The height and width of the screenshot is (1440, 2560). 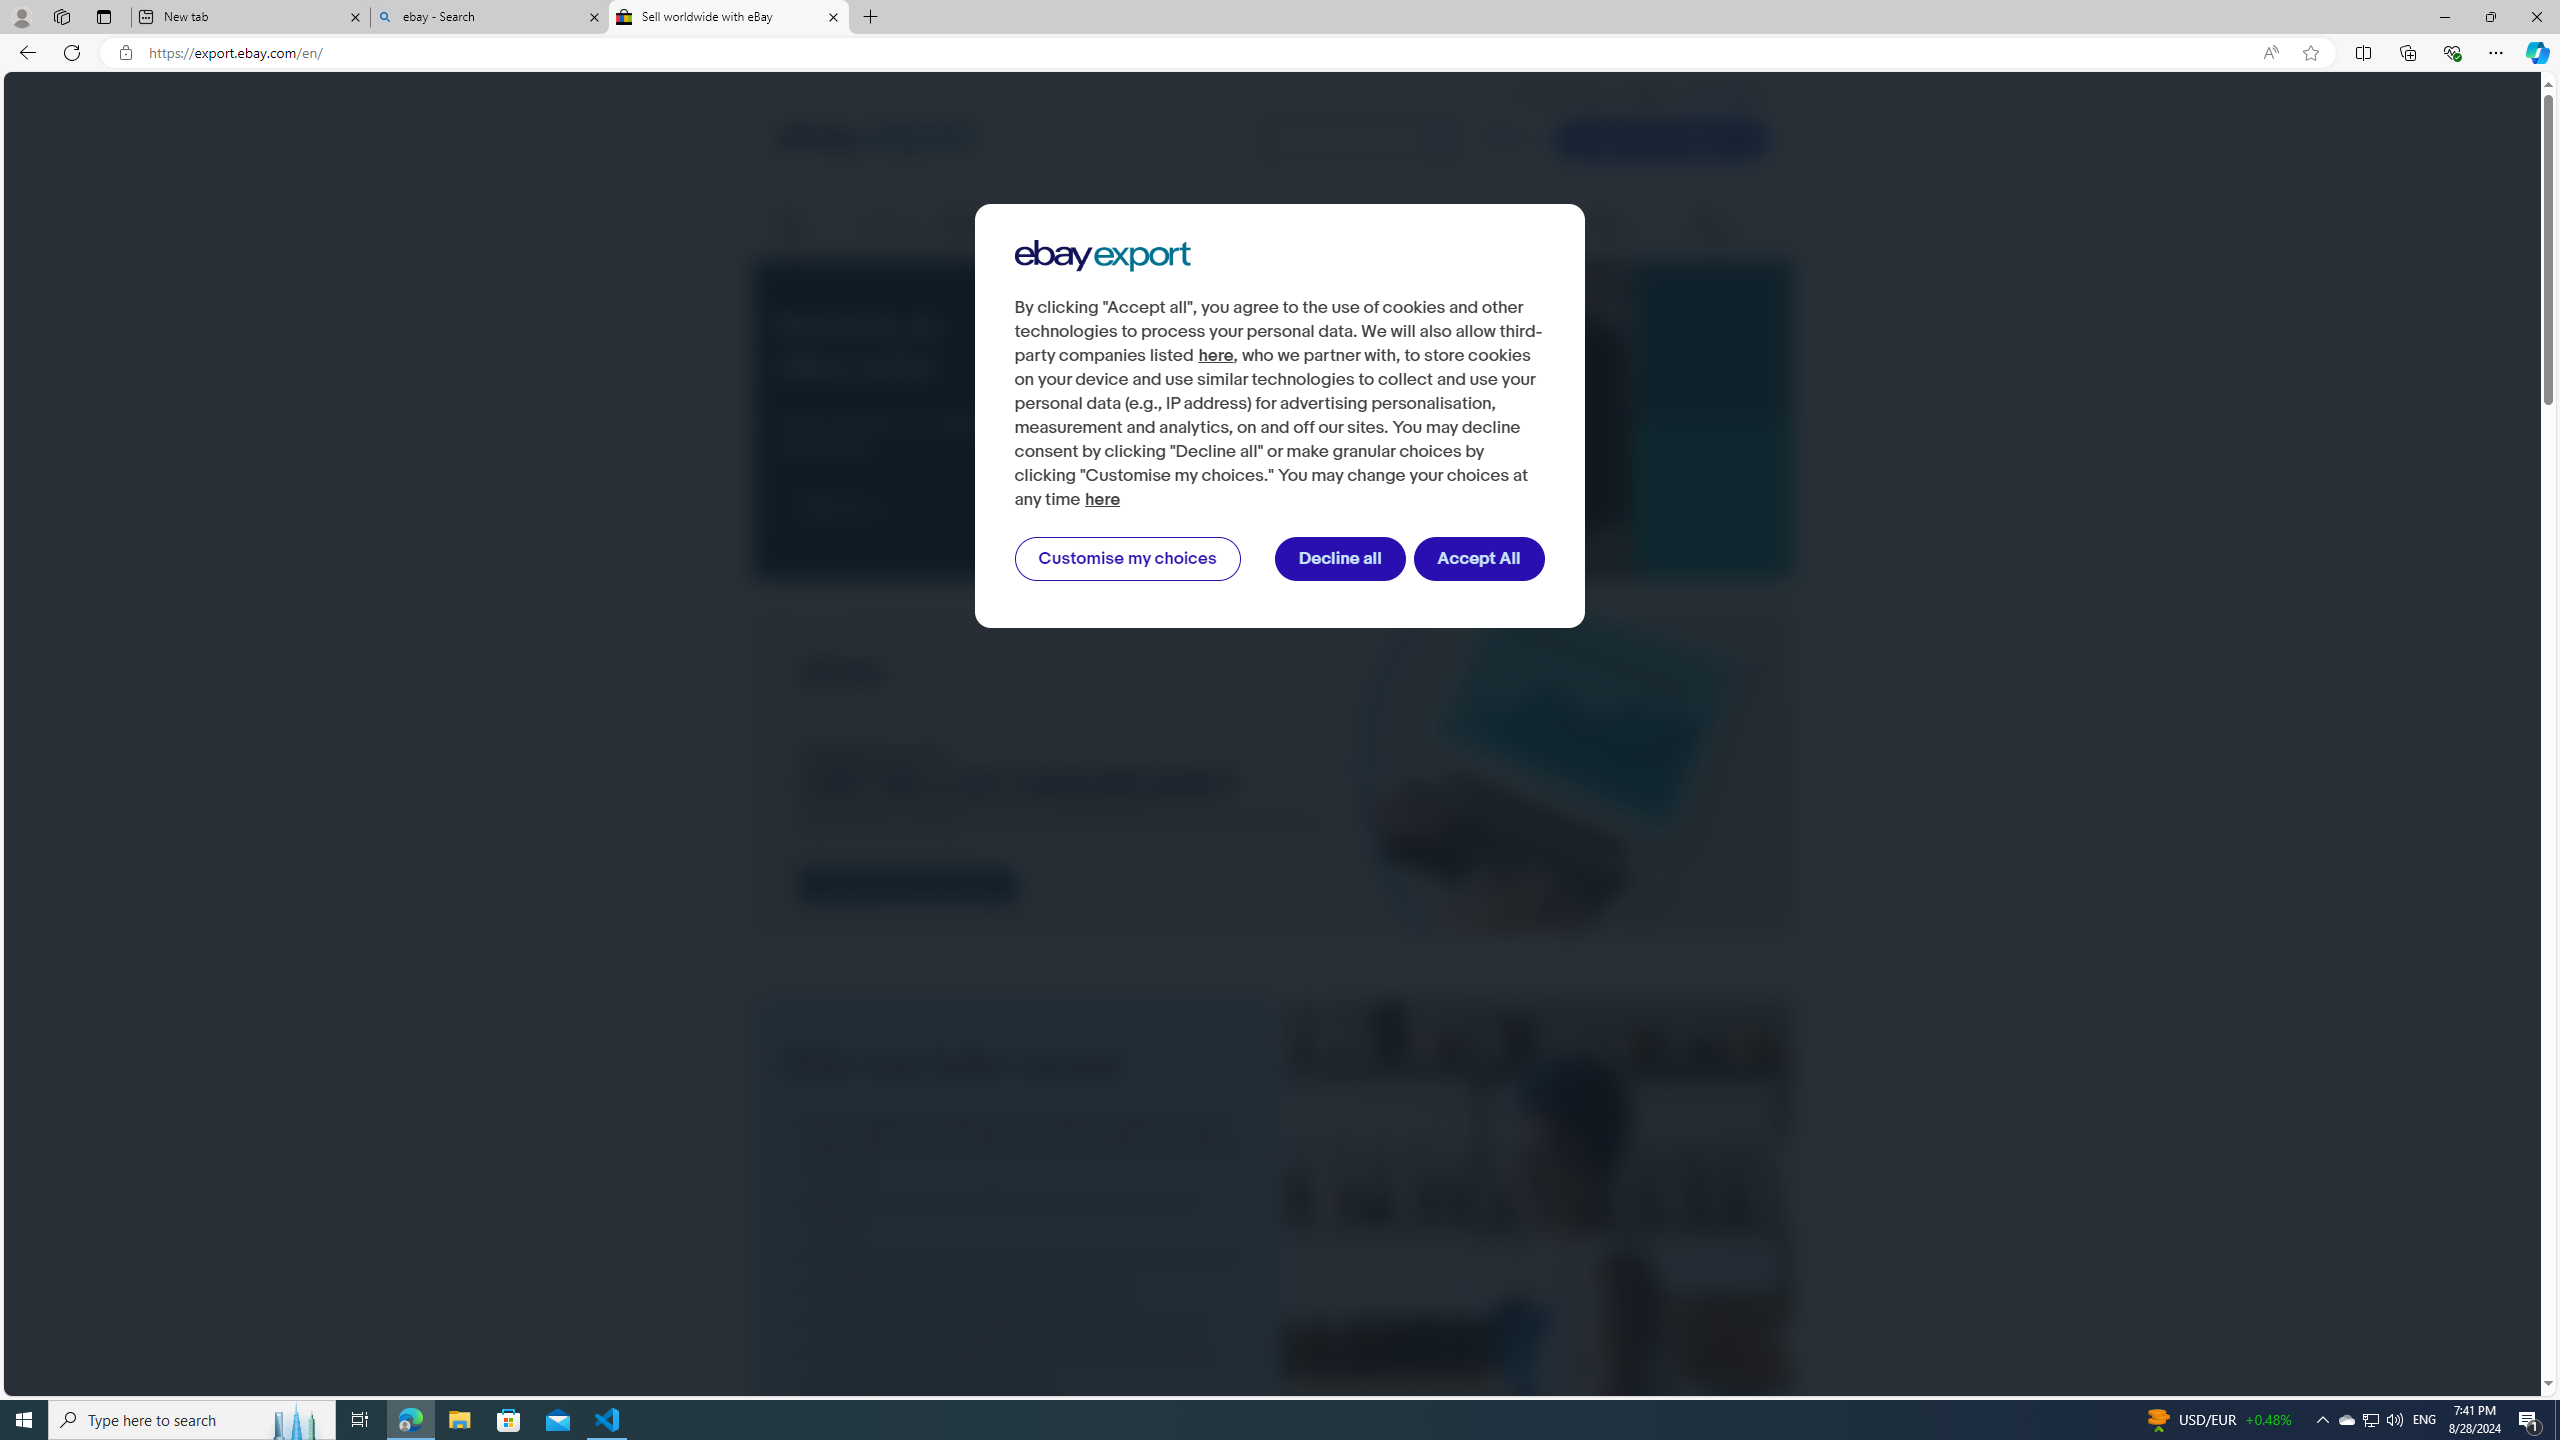 What do you see at coordinates (1761, 95) in the screenshot?
I see `'Class: header__toplink-icon'` at bounding box center [1761, 95].